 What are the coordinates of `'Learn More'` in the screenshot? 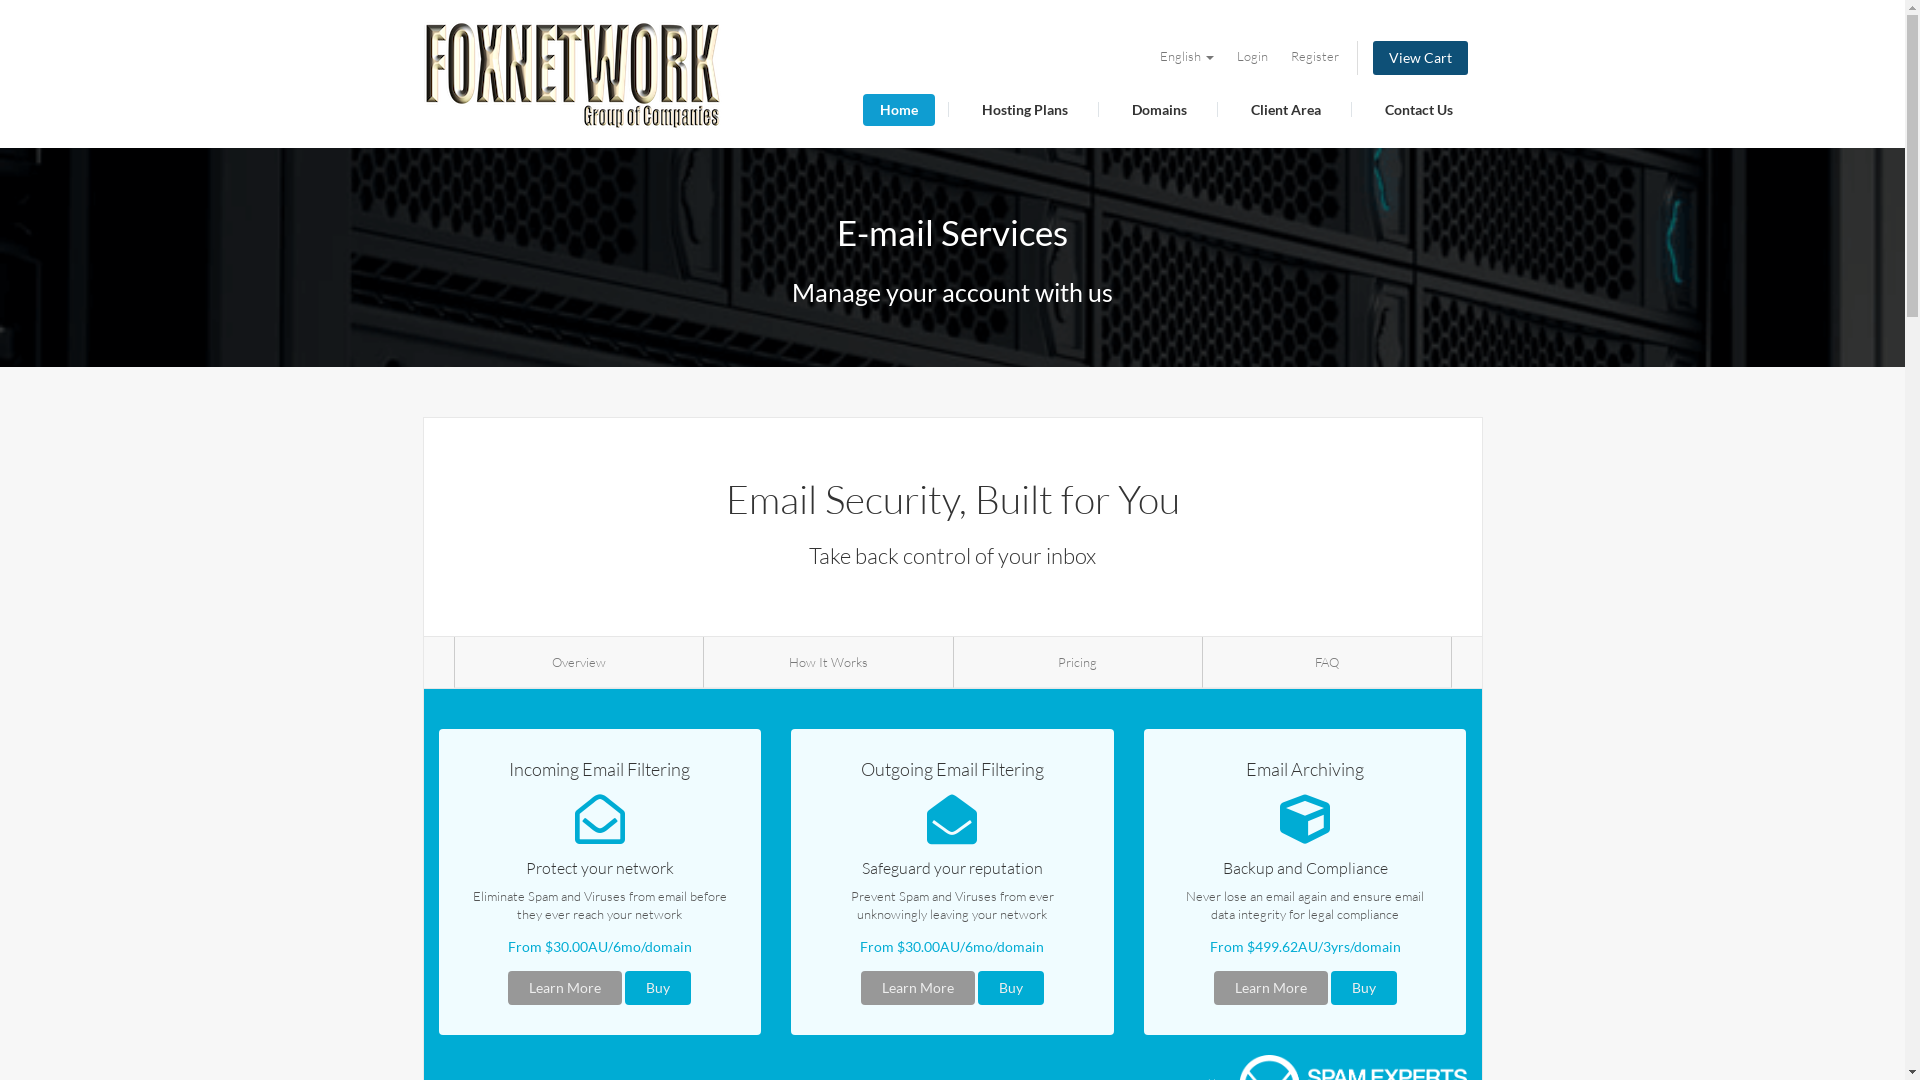 It's located at (916, 986).